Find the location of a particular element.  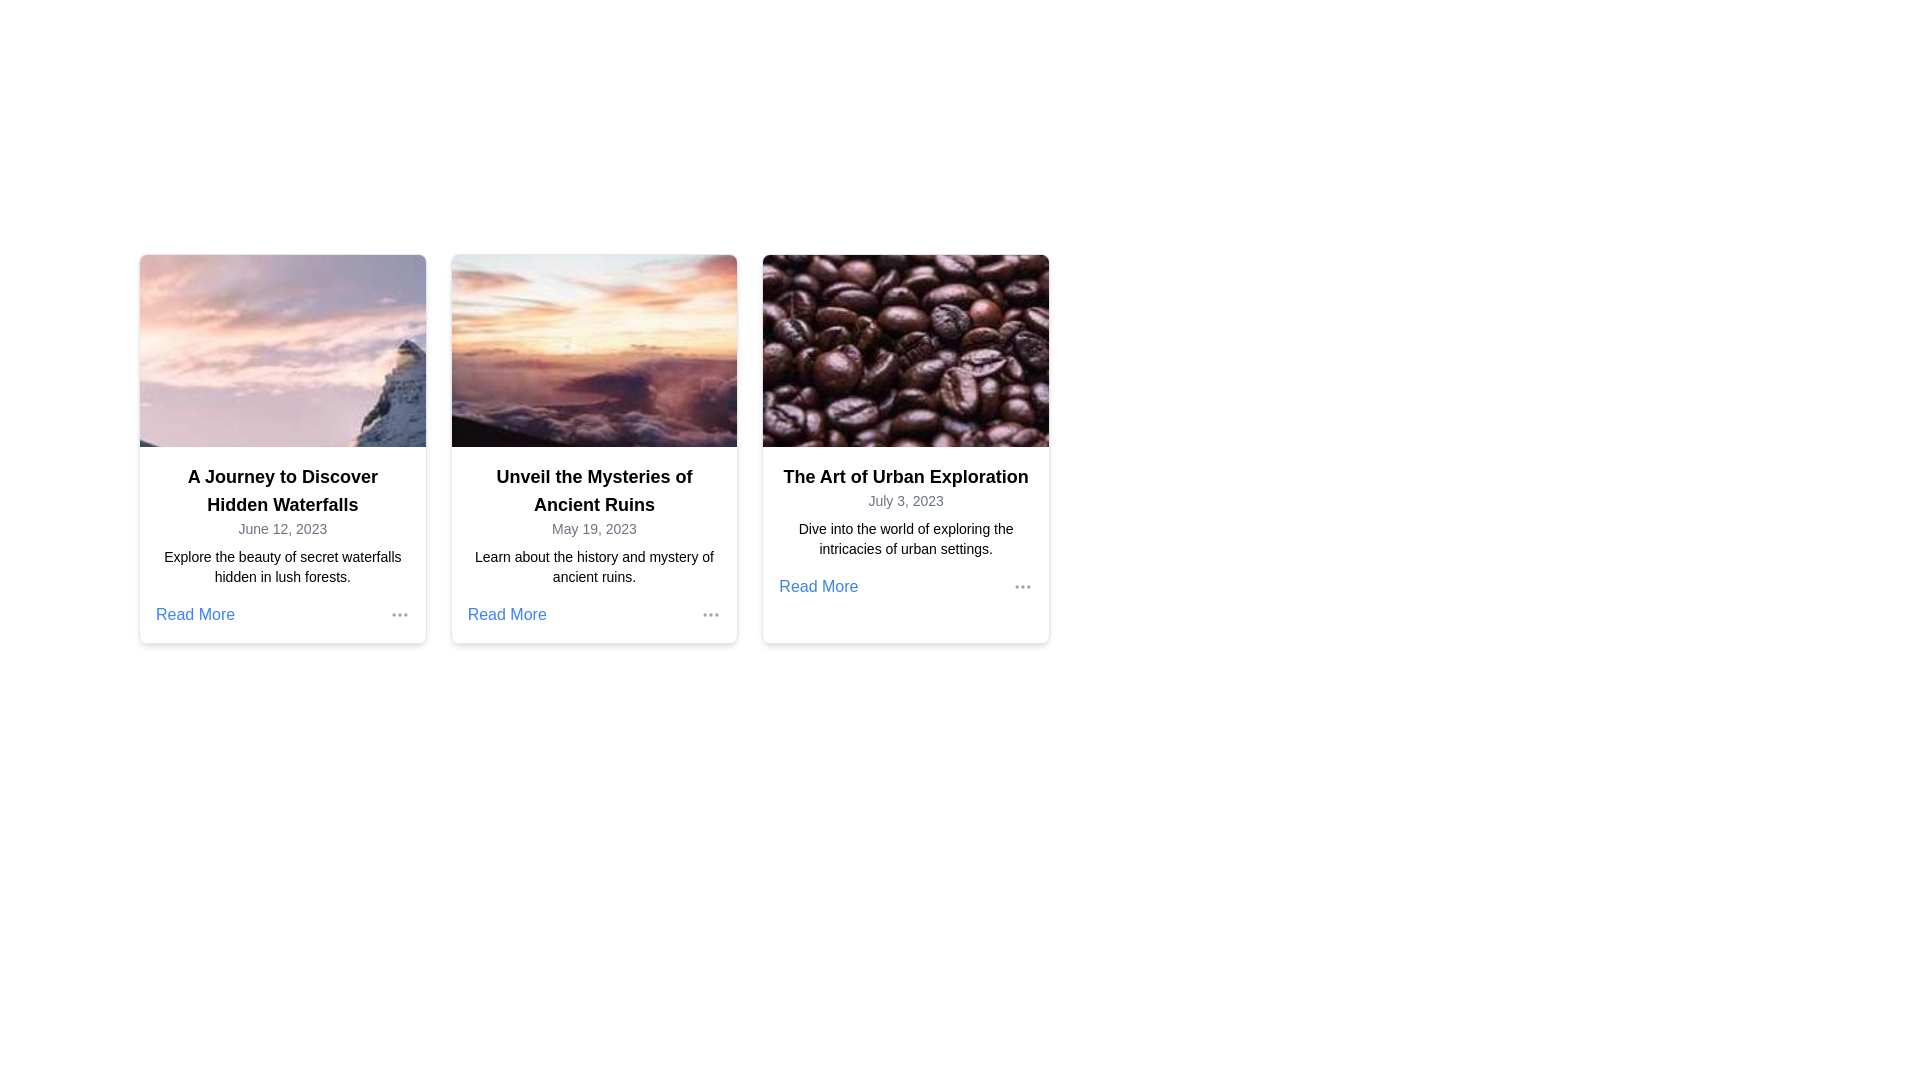

the decorative image at the top of the card titled 'Unveil the Mysteries of Ancient Ruins' is located at coordinates (593, 350).